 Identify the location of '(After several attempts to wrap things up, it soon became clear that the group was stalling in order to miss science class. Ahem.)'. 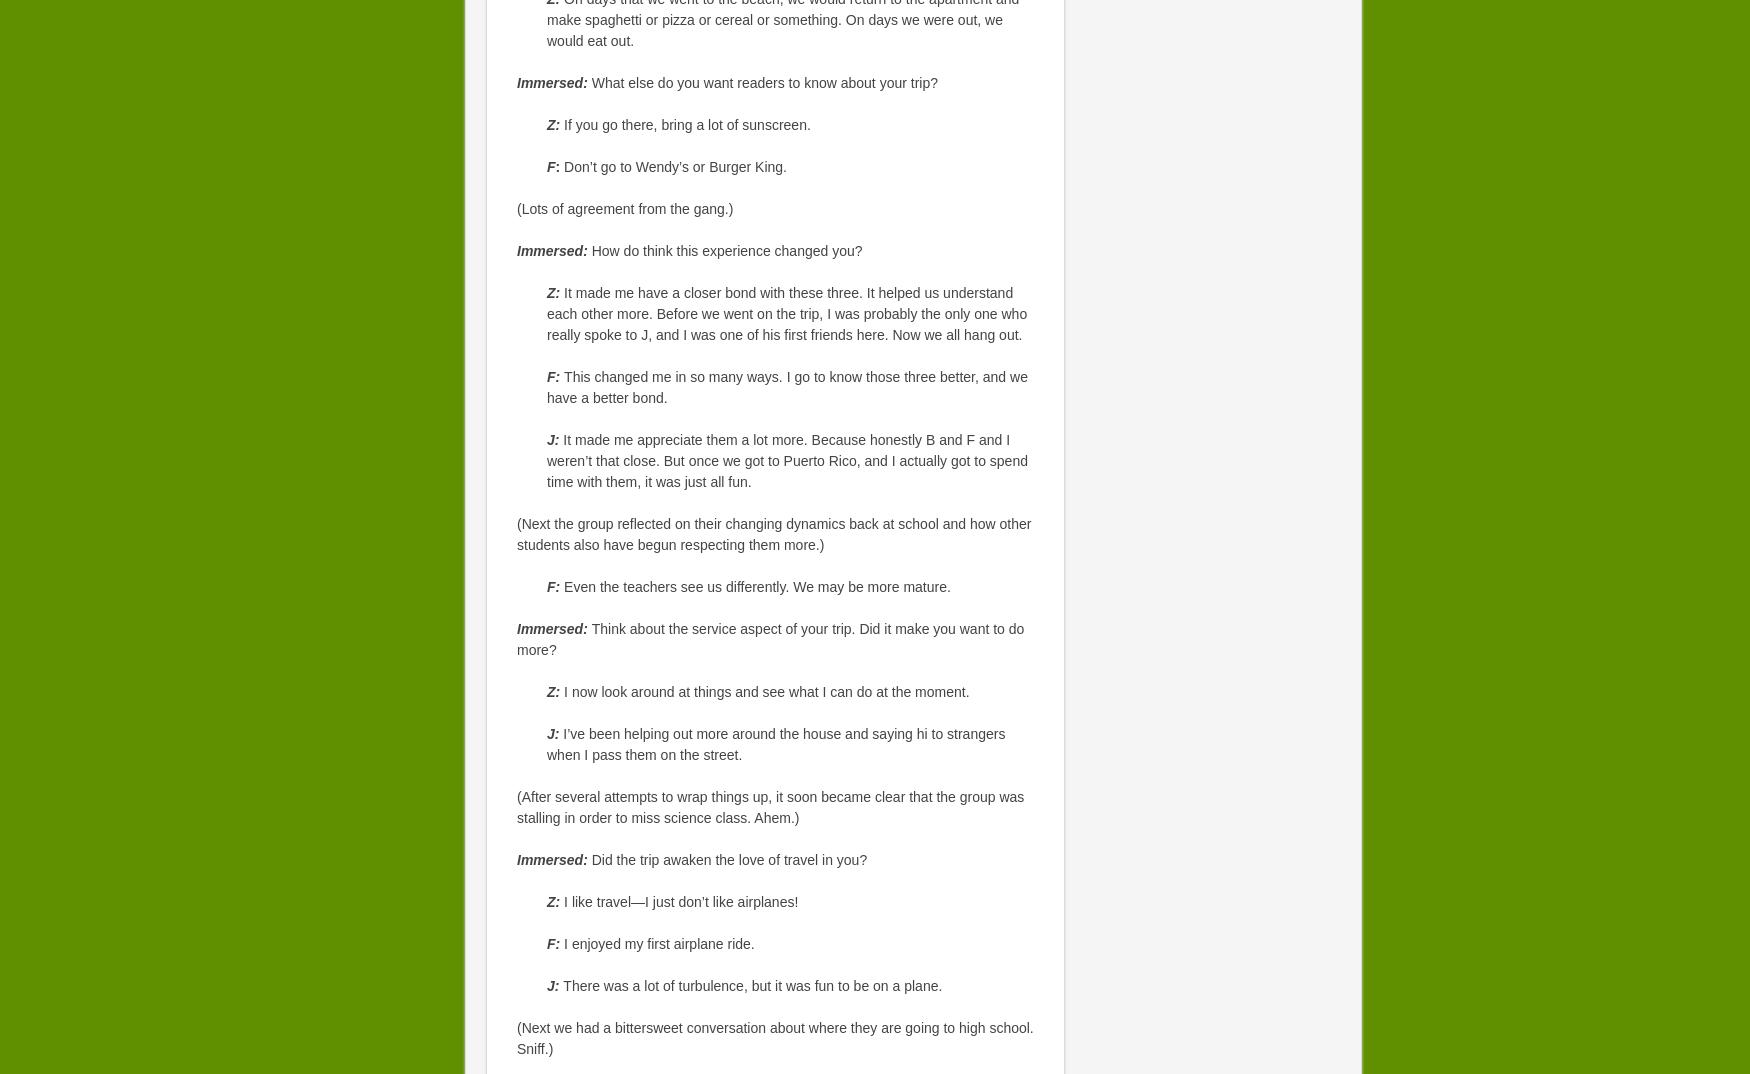
(769, 807).